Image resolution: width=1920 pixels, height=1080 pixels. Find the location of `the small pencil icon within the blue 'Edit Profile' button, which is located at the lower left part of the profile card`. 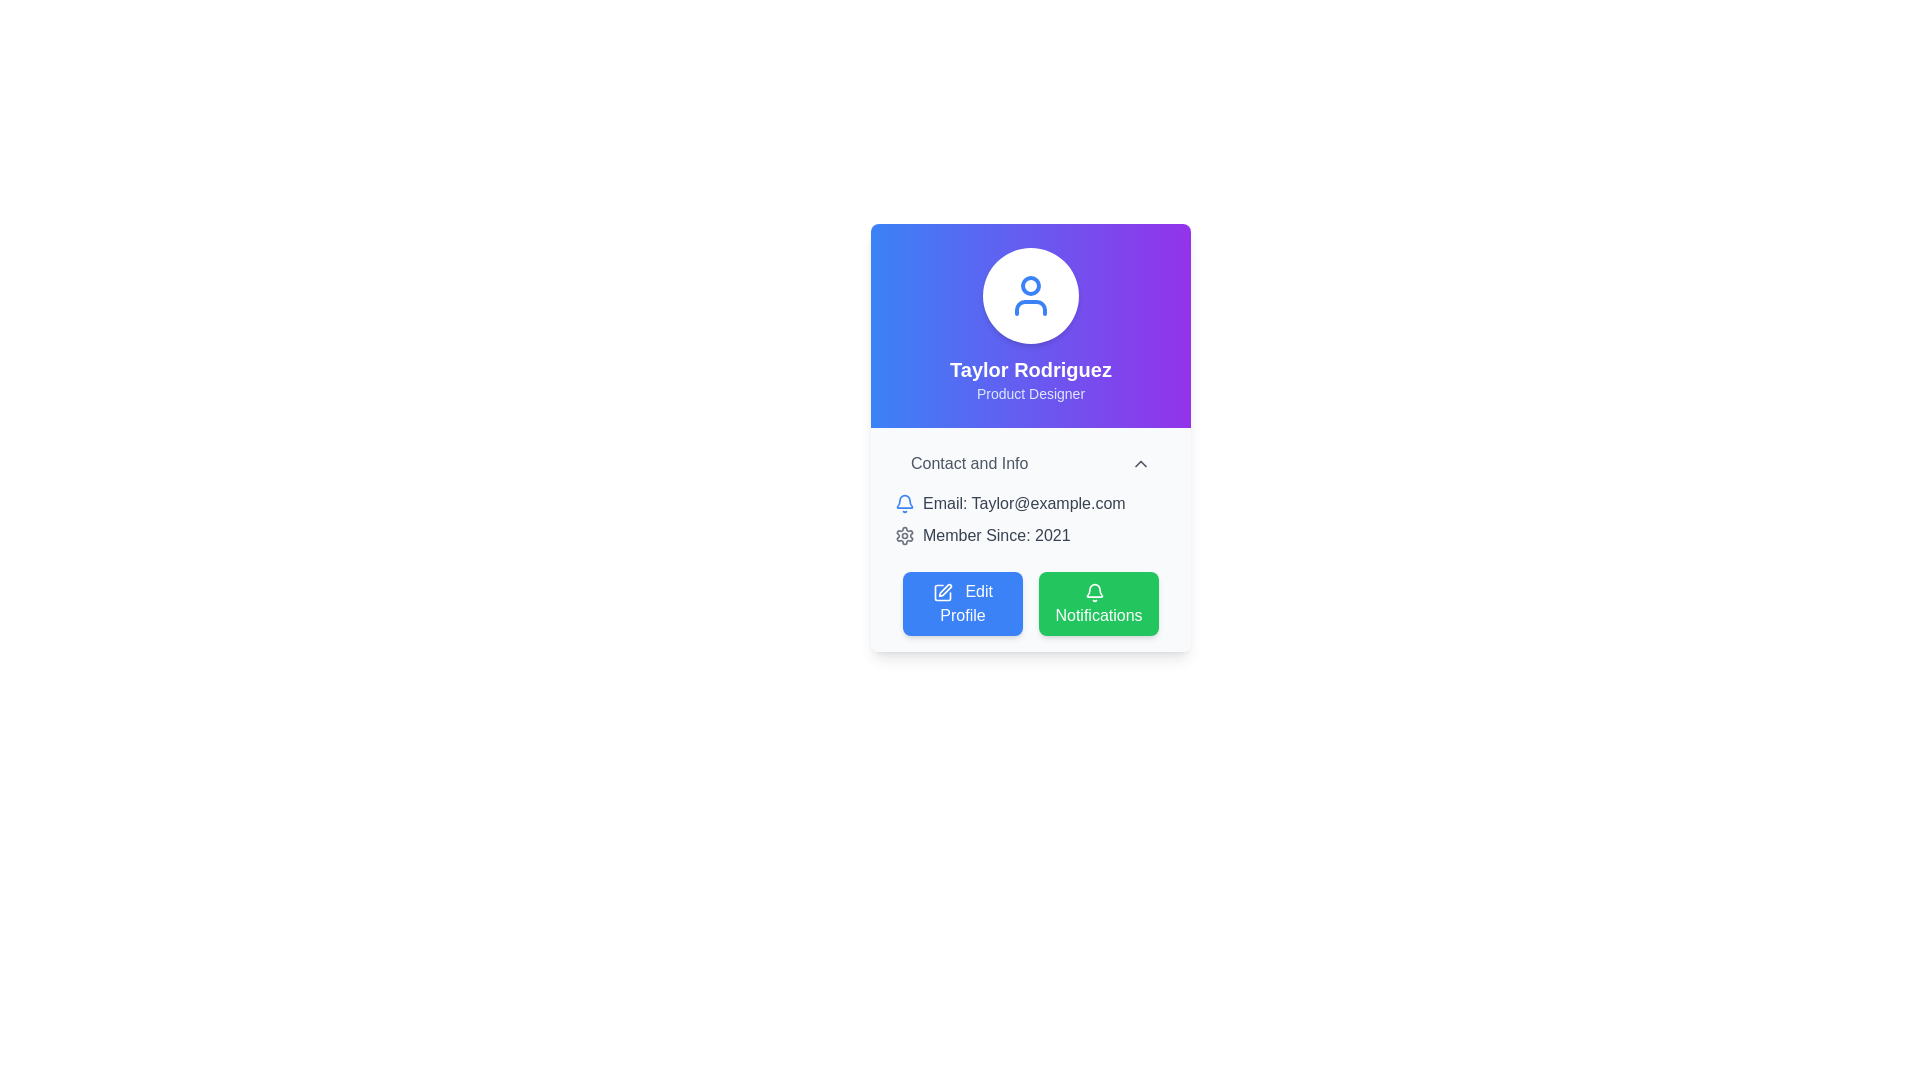

the small pencil icon within the blue 'Edit Profile' button, which is located at the lower left part of the profile card is located at coordinates (941, 591).